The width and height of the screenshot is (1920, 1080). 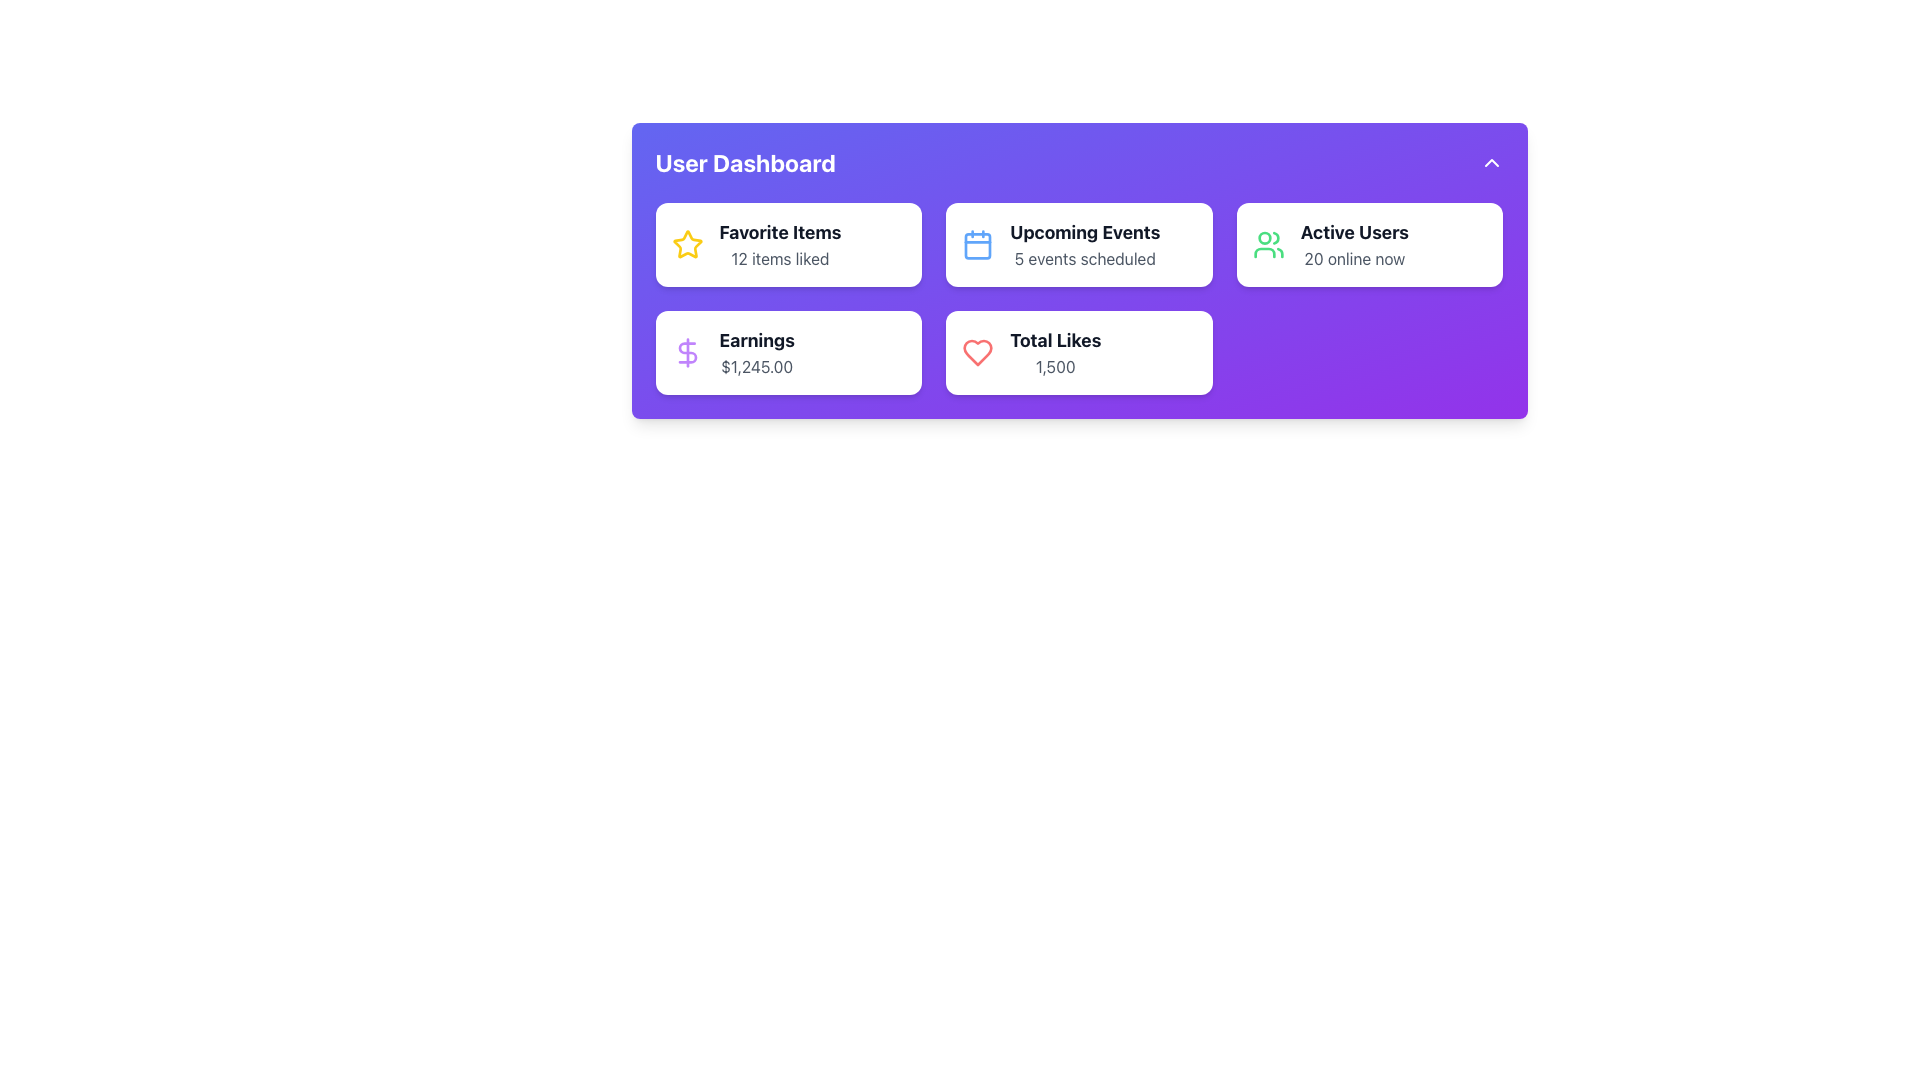 I want to click on the static text displaying '20 online now' in light gray color, located below 'Active Users' in the right column of the dashboard interface, so click(x=1354, y=257).